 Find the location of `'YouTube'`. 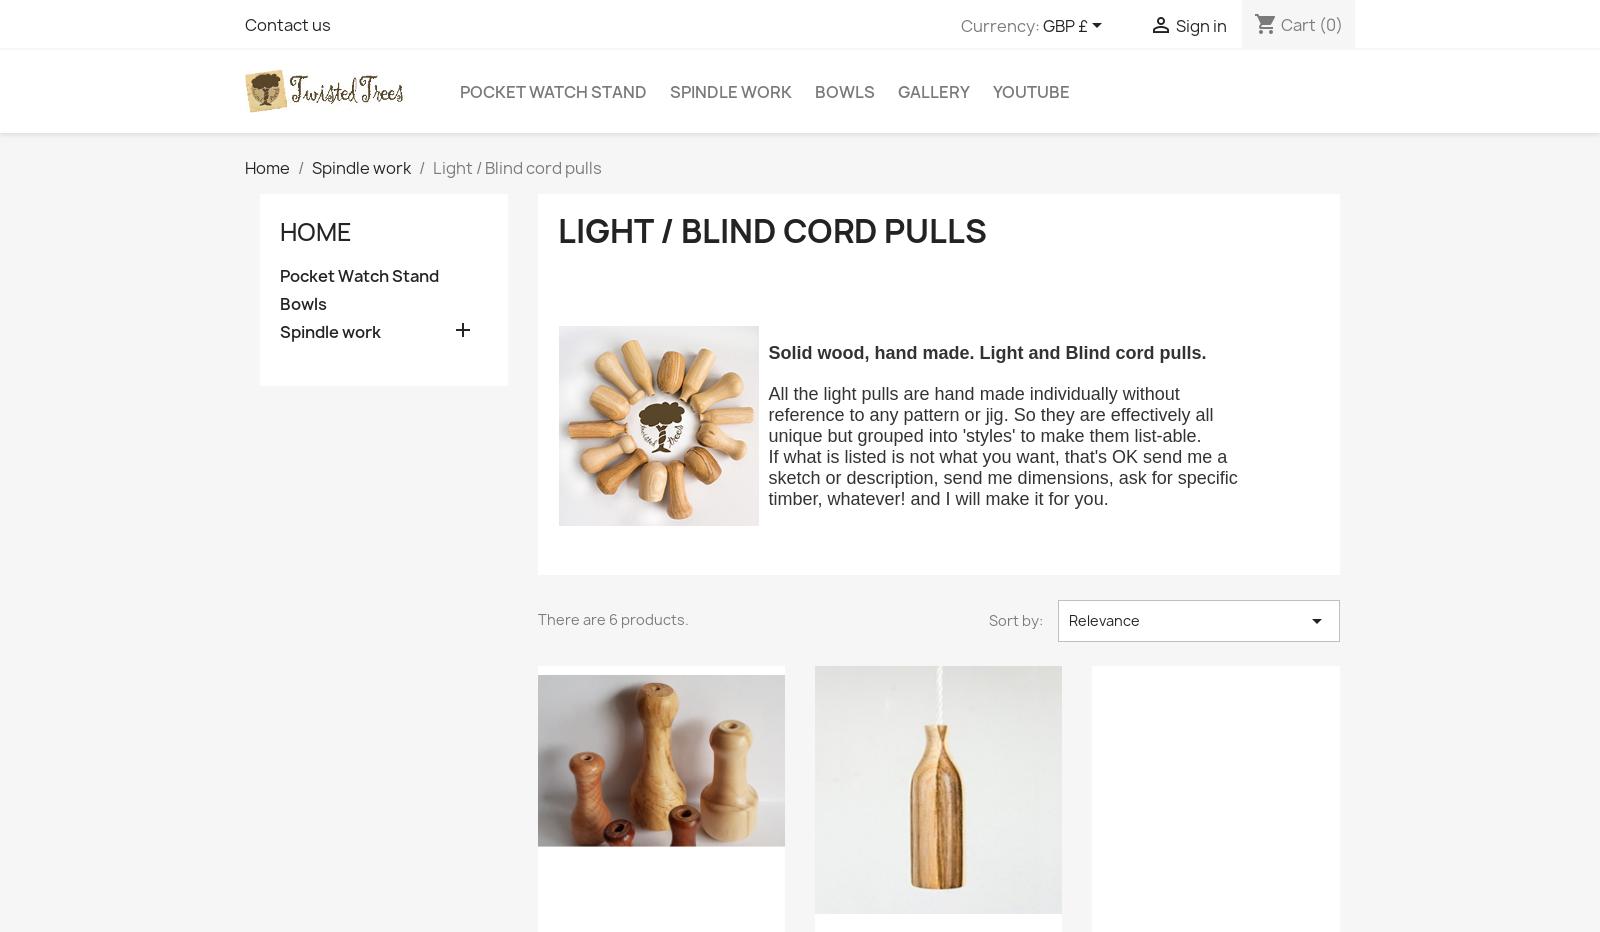

'YouTube' is located at coordinates (1031, 90).